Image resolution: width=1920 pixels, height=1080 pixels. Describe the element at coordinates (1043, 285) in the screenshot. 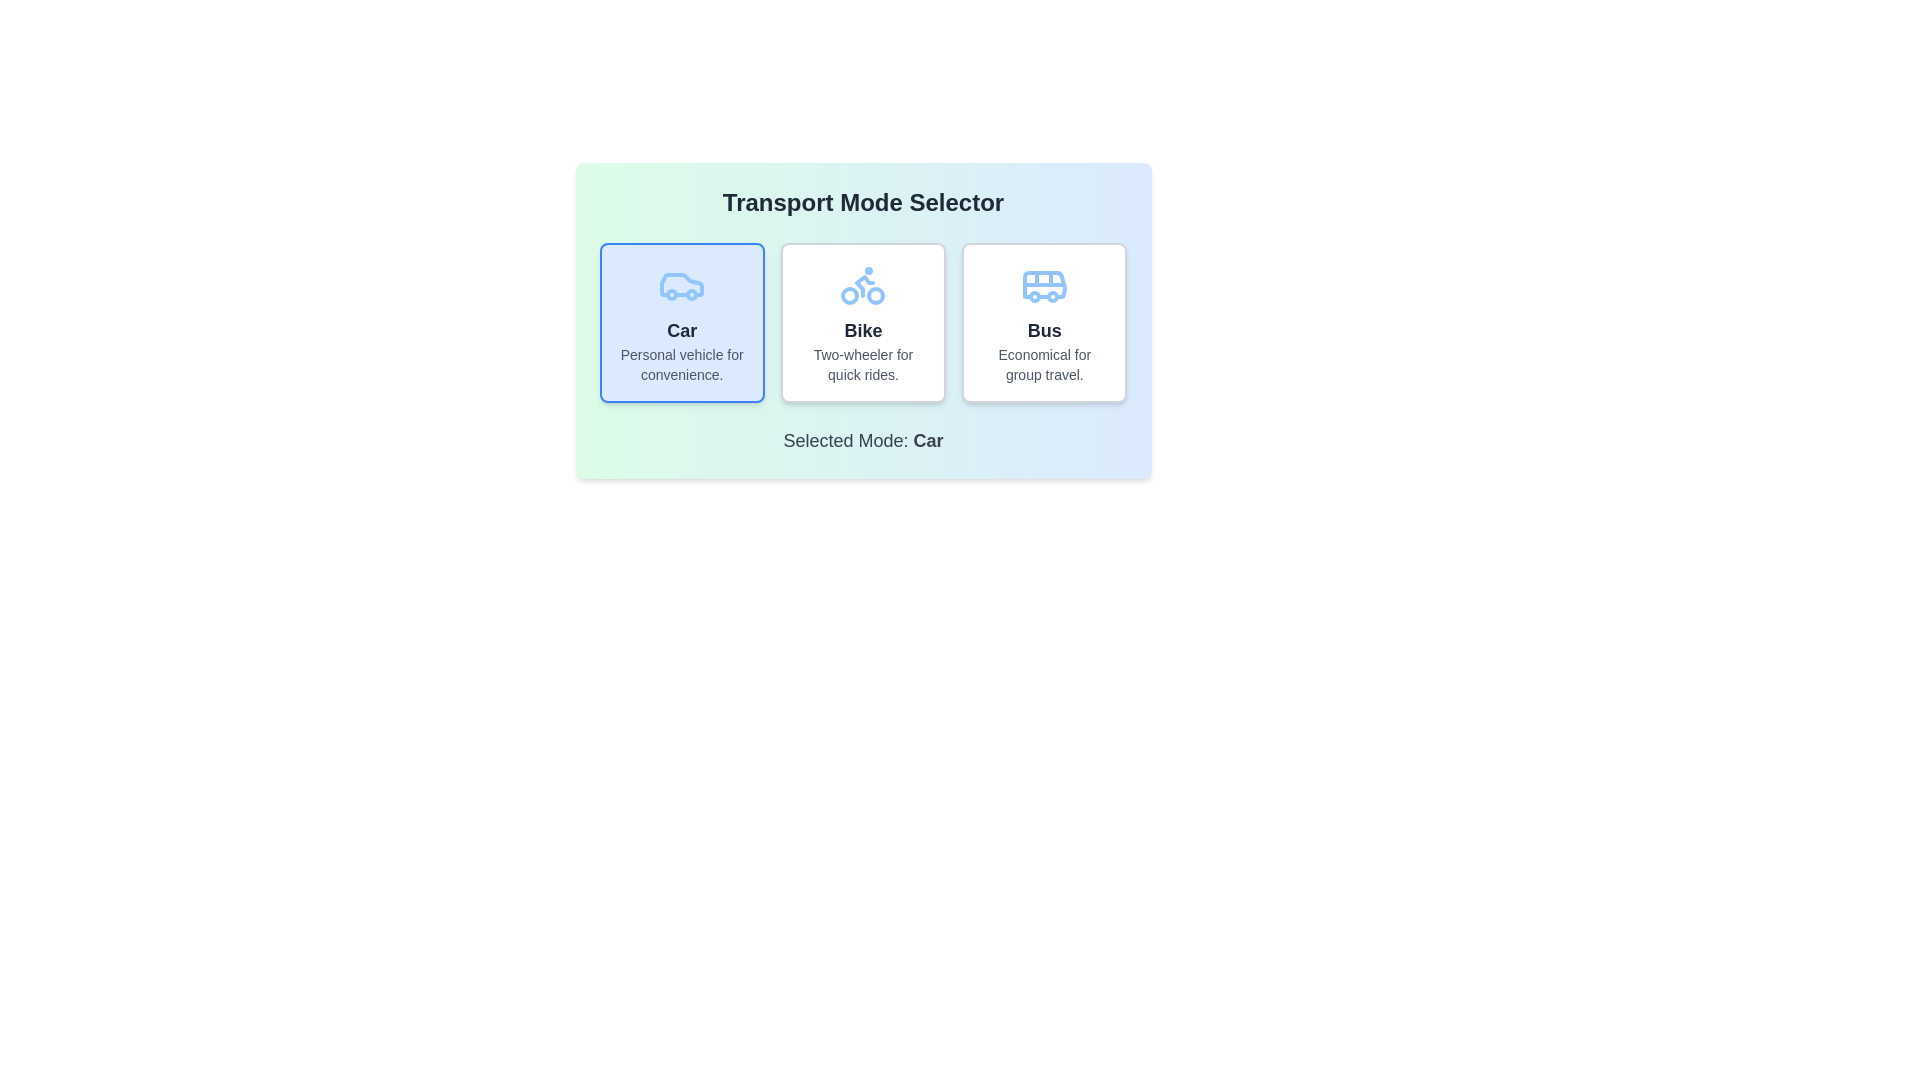

I see `the 'Bus' icon in the transport mode selection interface, which is centered at the top of the third option card labeled 'Bus'` at that location.